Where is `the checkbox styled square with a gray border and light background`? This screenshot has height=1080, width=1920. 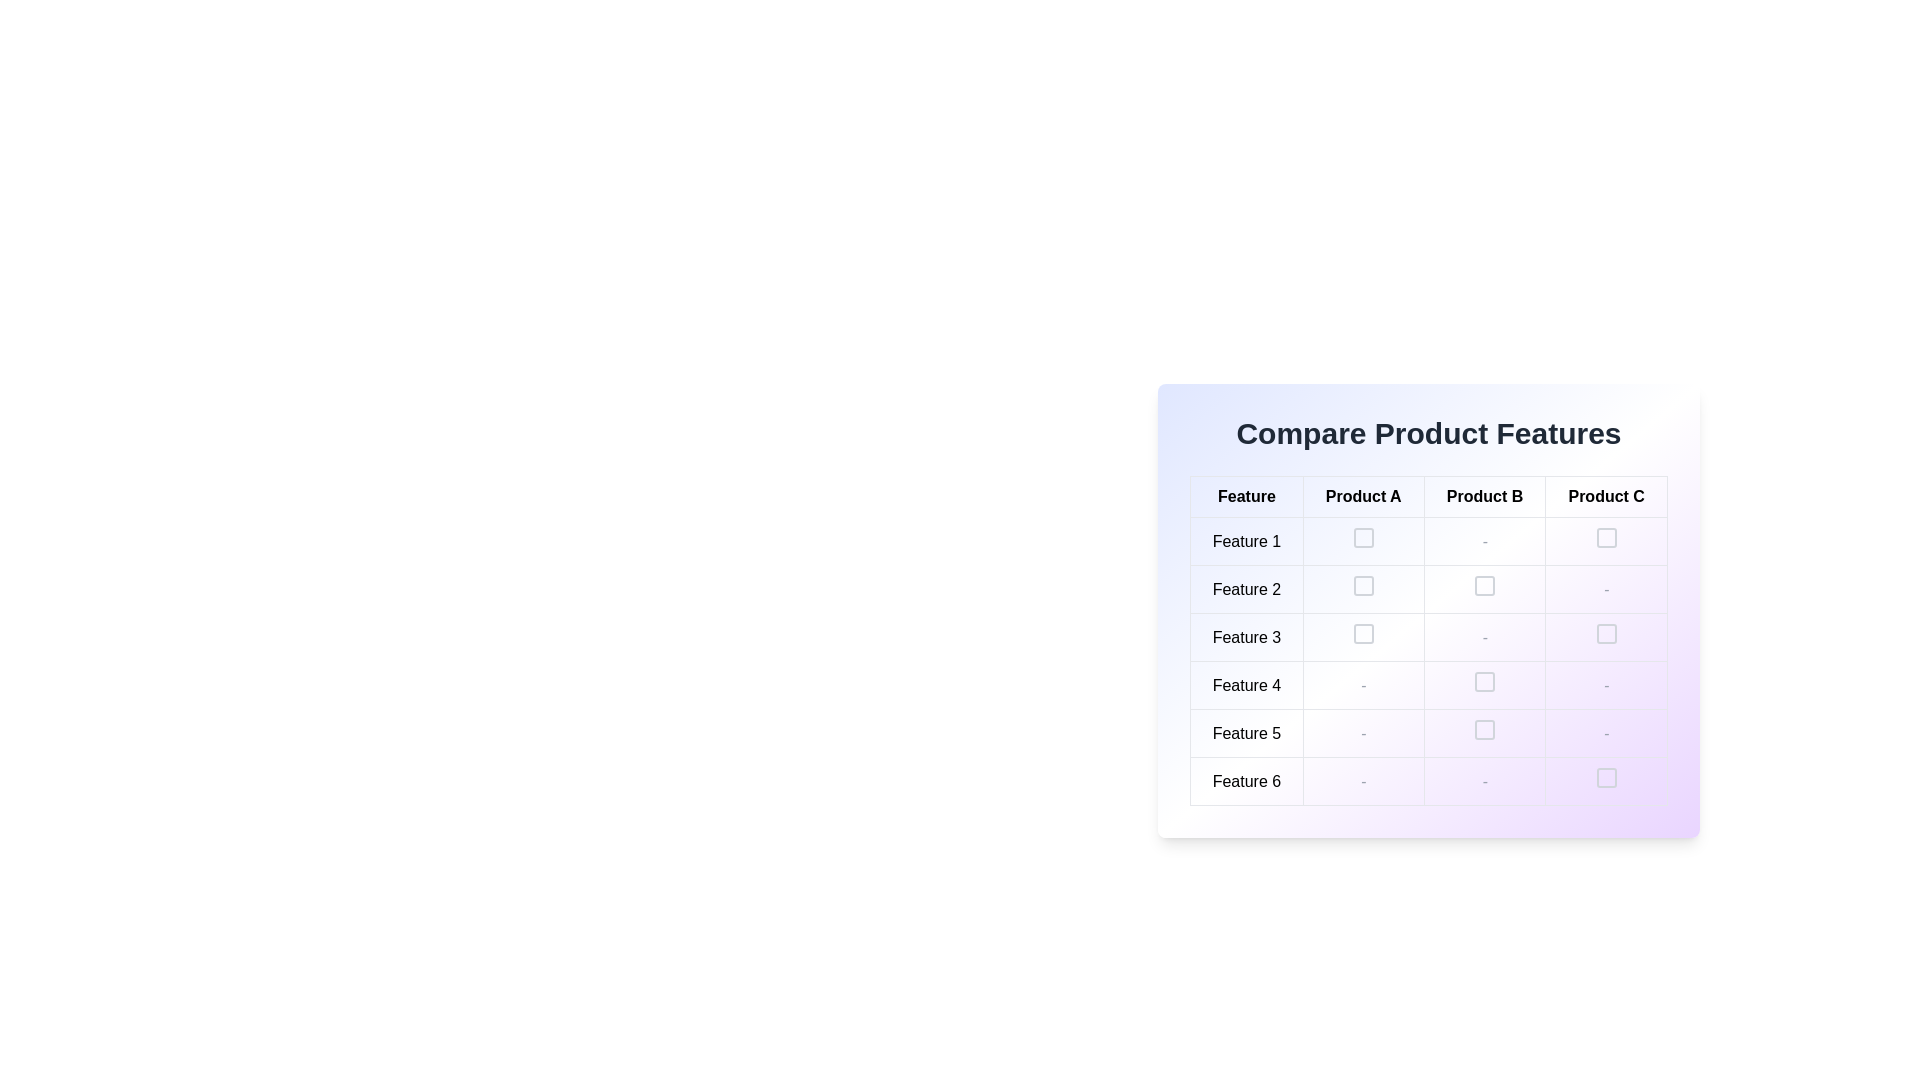 the checkbox styled square with a gray border and light background is located at coordinates (1485, 585).